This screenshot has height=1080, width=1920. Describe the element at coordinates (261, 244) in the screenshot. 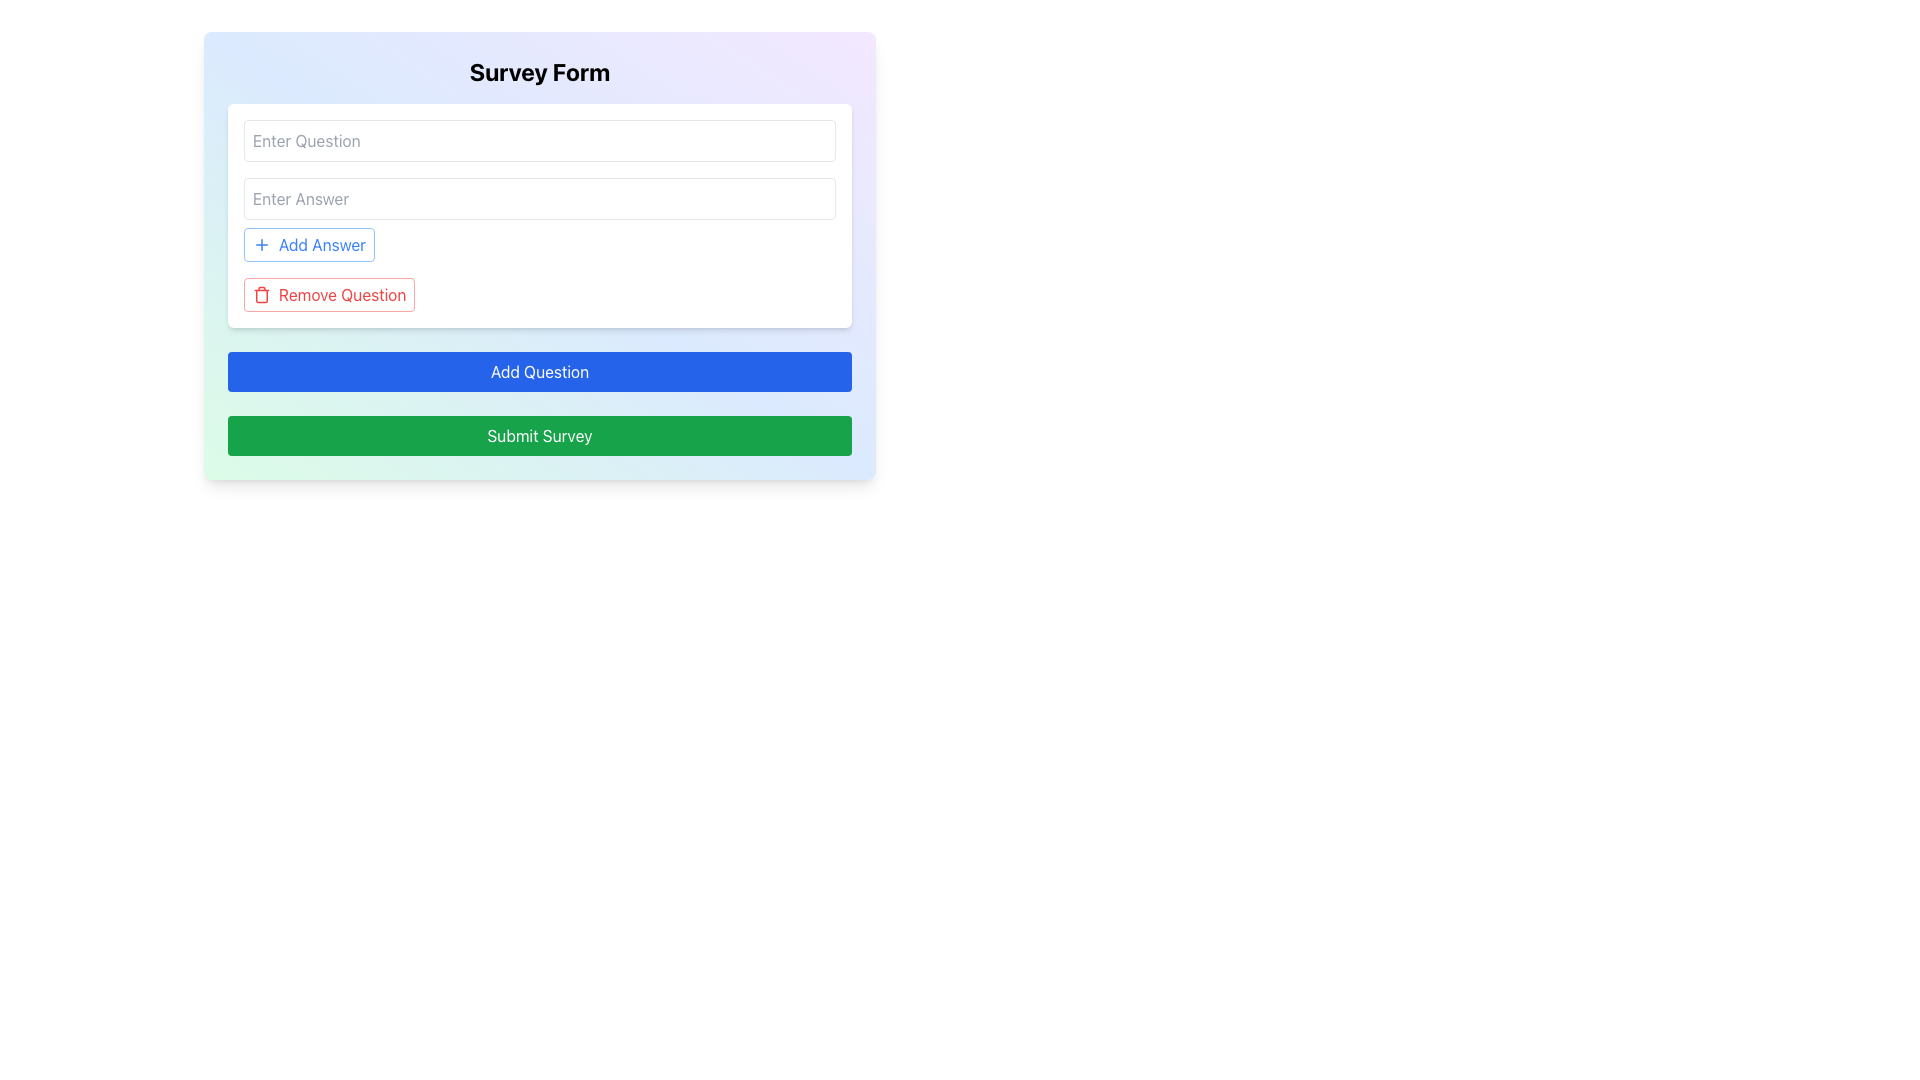

I see `the addition icon located within the 'Add Answer' button, which is positioned below the 'Enter Answer' text field and above the 'Remove Question' button` at that location.